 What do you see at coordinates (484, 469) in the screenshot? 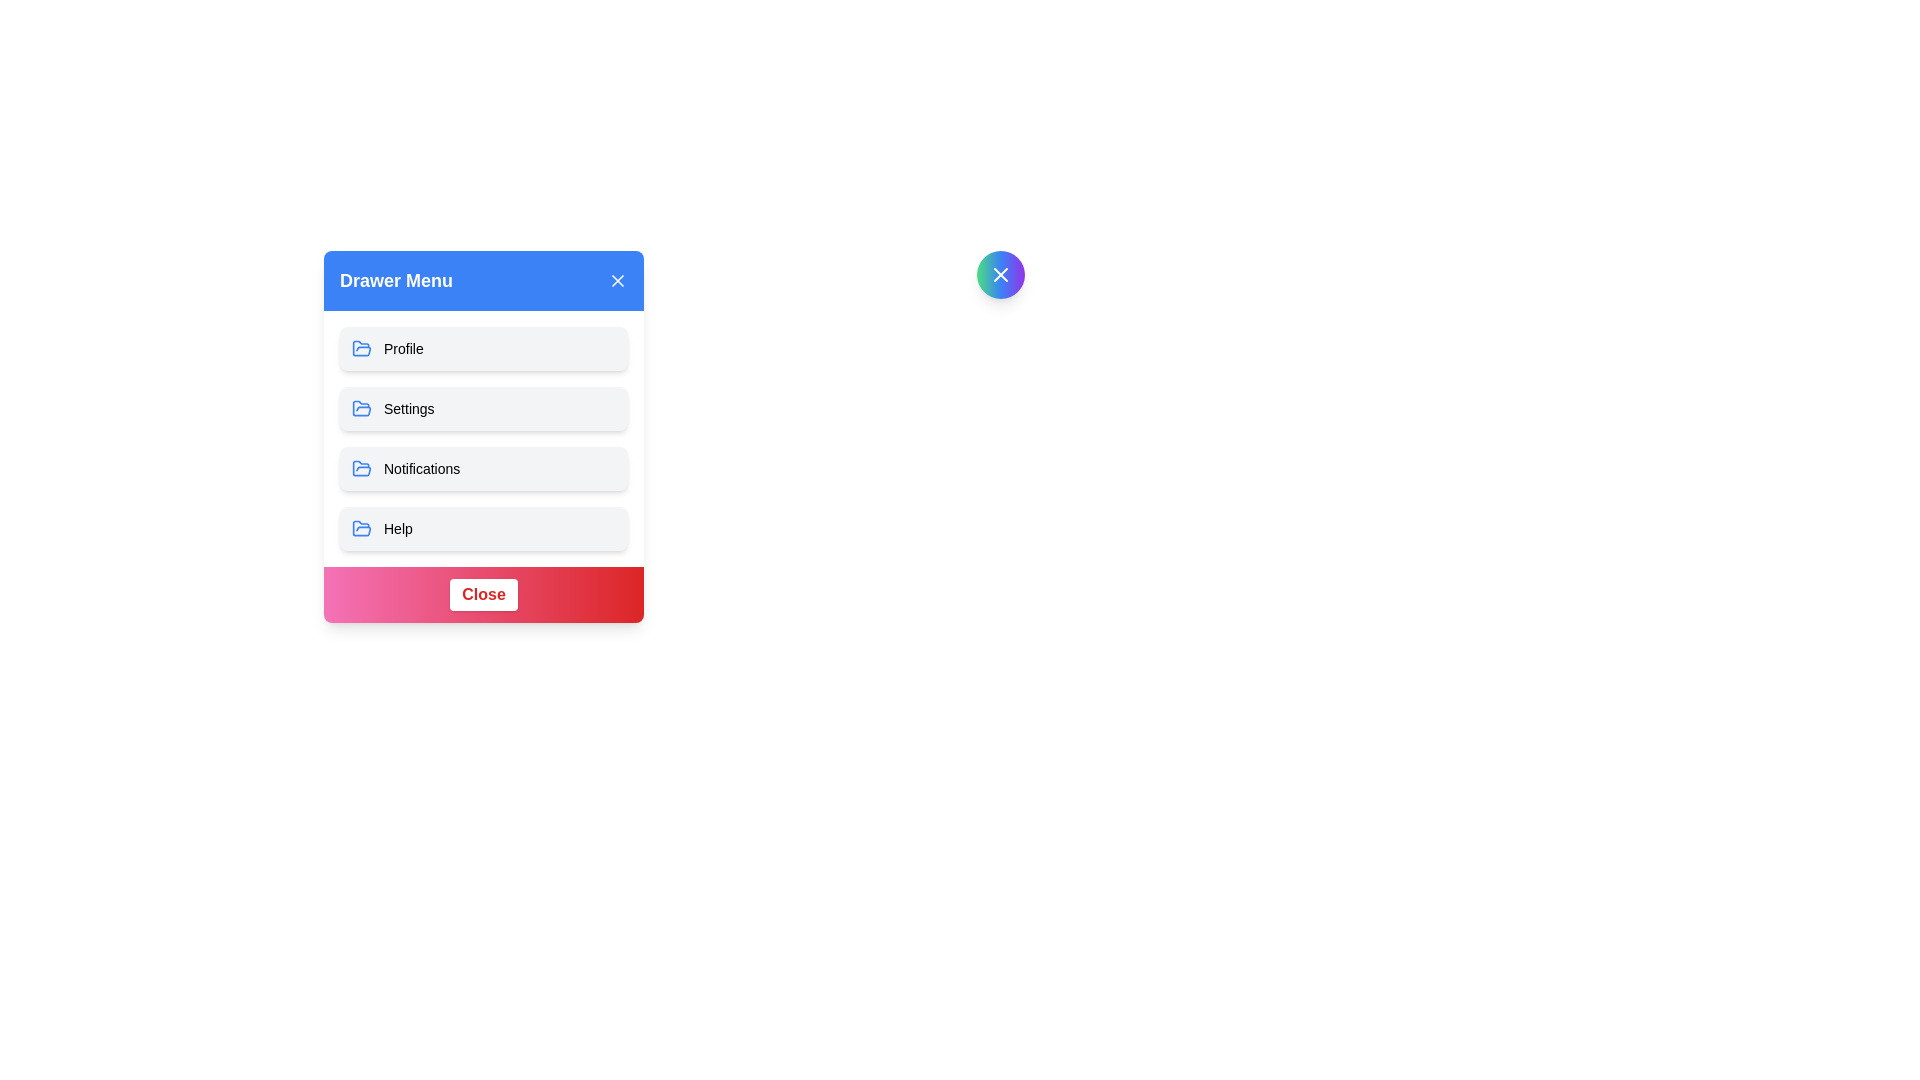
I see `the selectable menu item that navigates to the 'Notifications' section, located in the third position of the vertical menu, above 'Help' and below 'Settings'` at bounding box center [484, 469].